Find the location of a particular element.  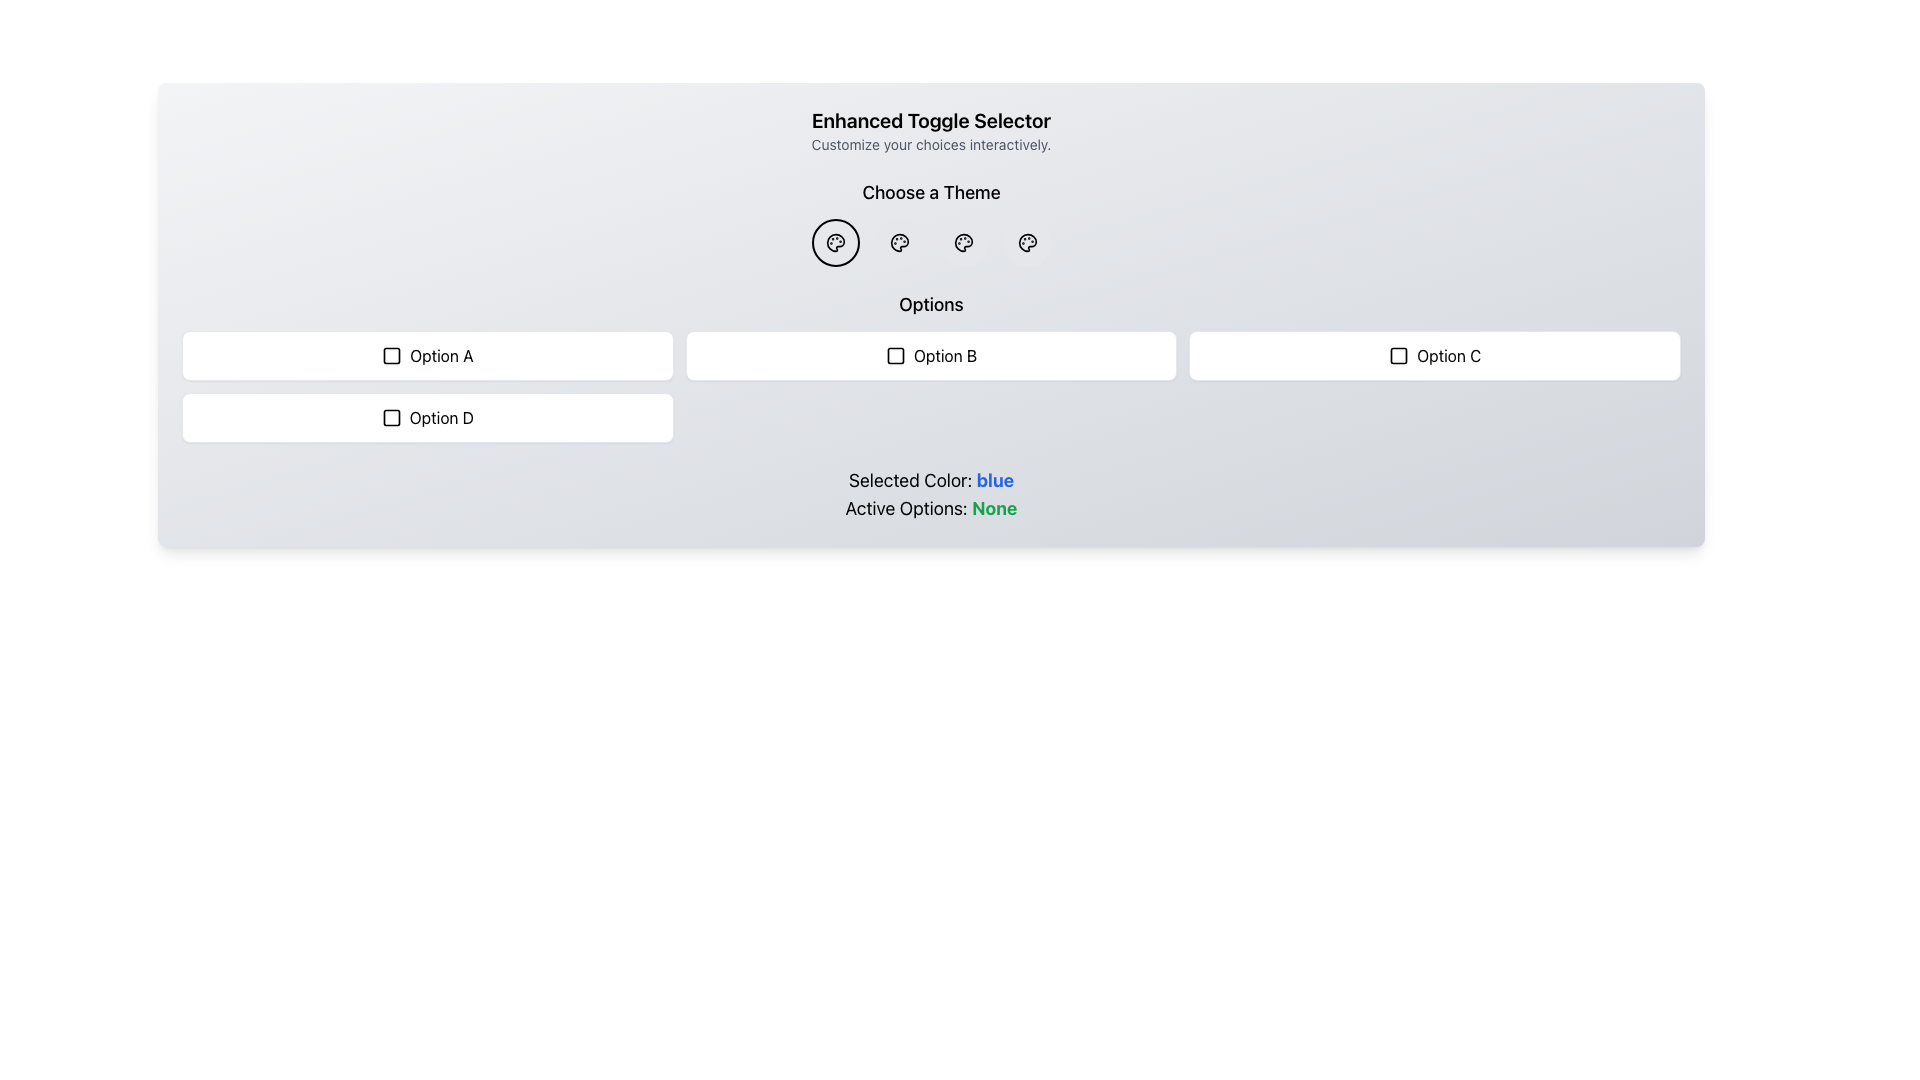

the artist's palette icon in the 'Choose a Theme' section is located at coordinates (898, 242).